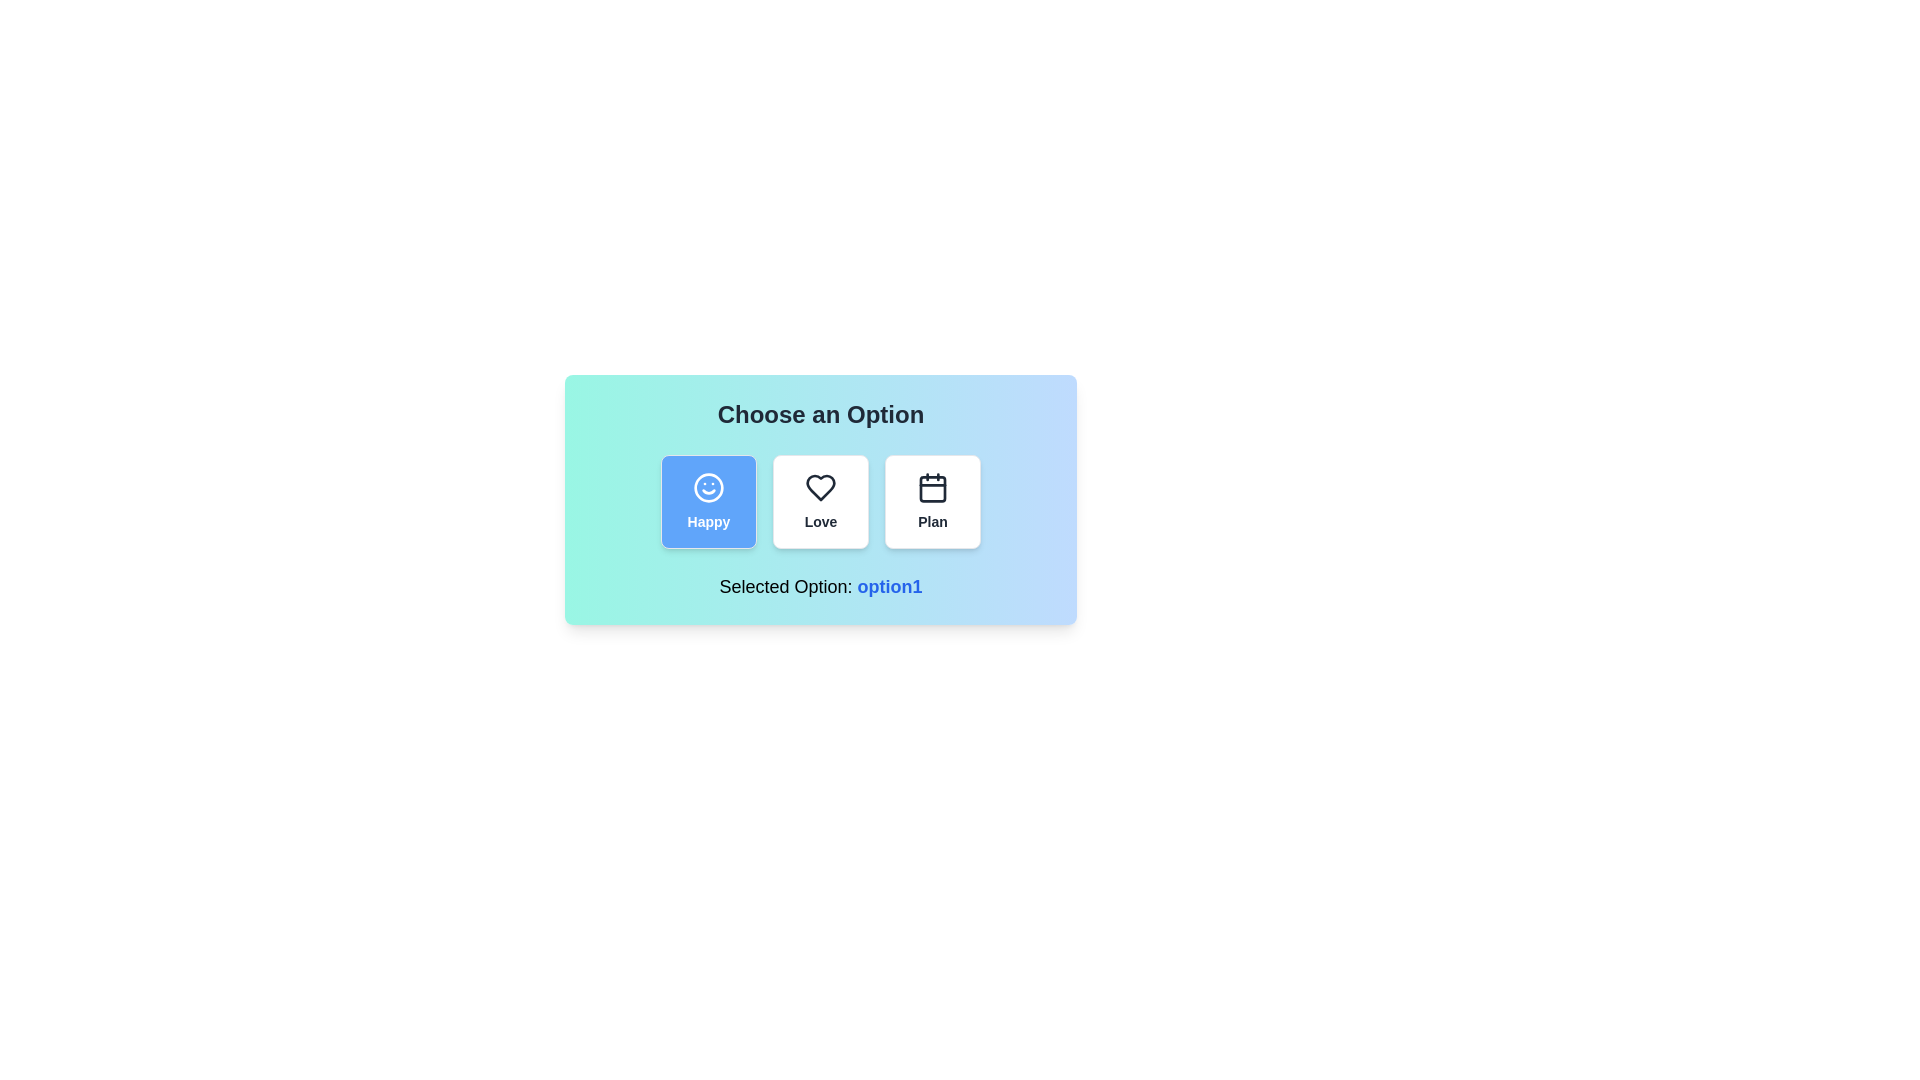  What do you see at coordinates (820, 500) in the screenshot?
I see `the 'Love' Icon Button` at bounding box center [820, 500].